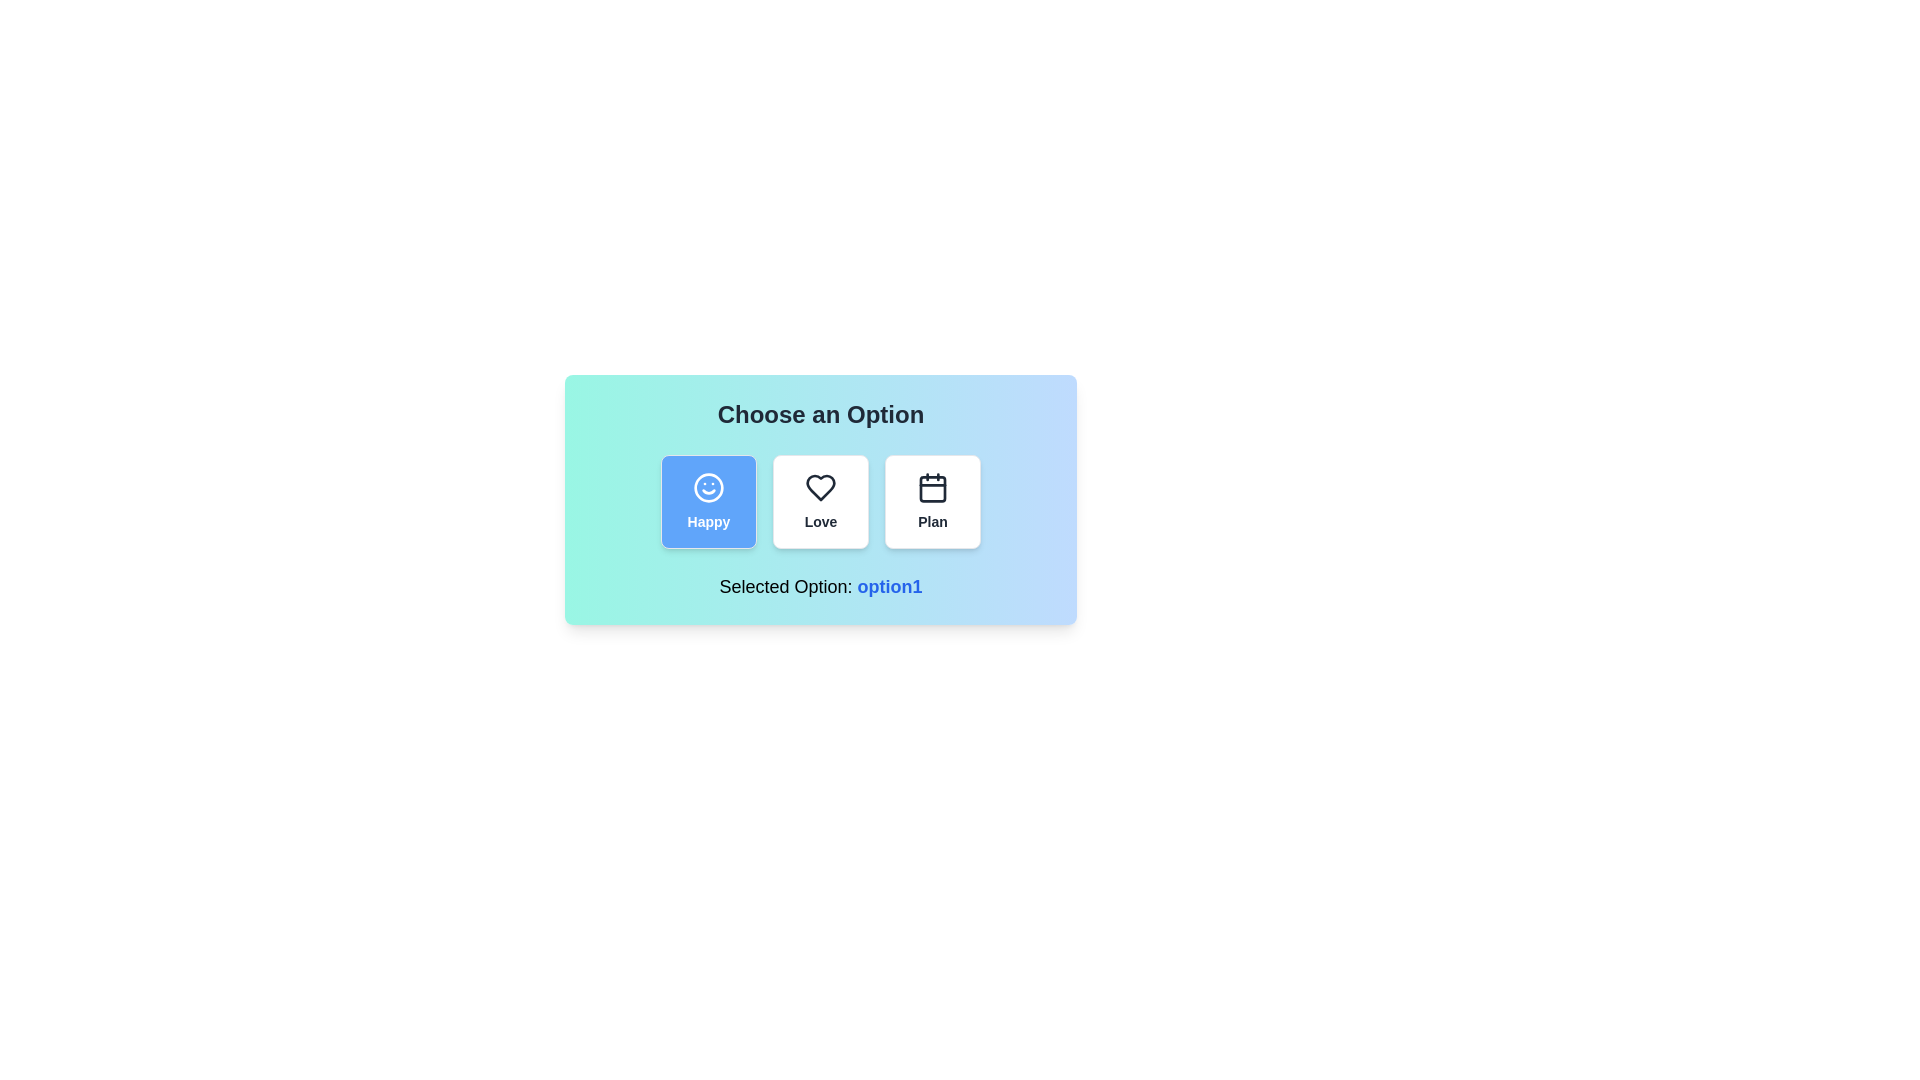  What do you see at coordinates (820, 500) in the screenshot?
I see `the 'Love' Icon Button` at bounding box center [820, 500].